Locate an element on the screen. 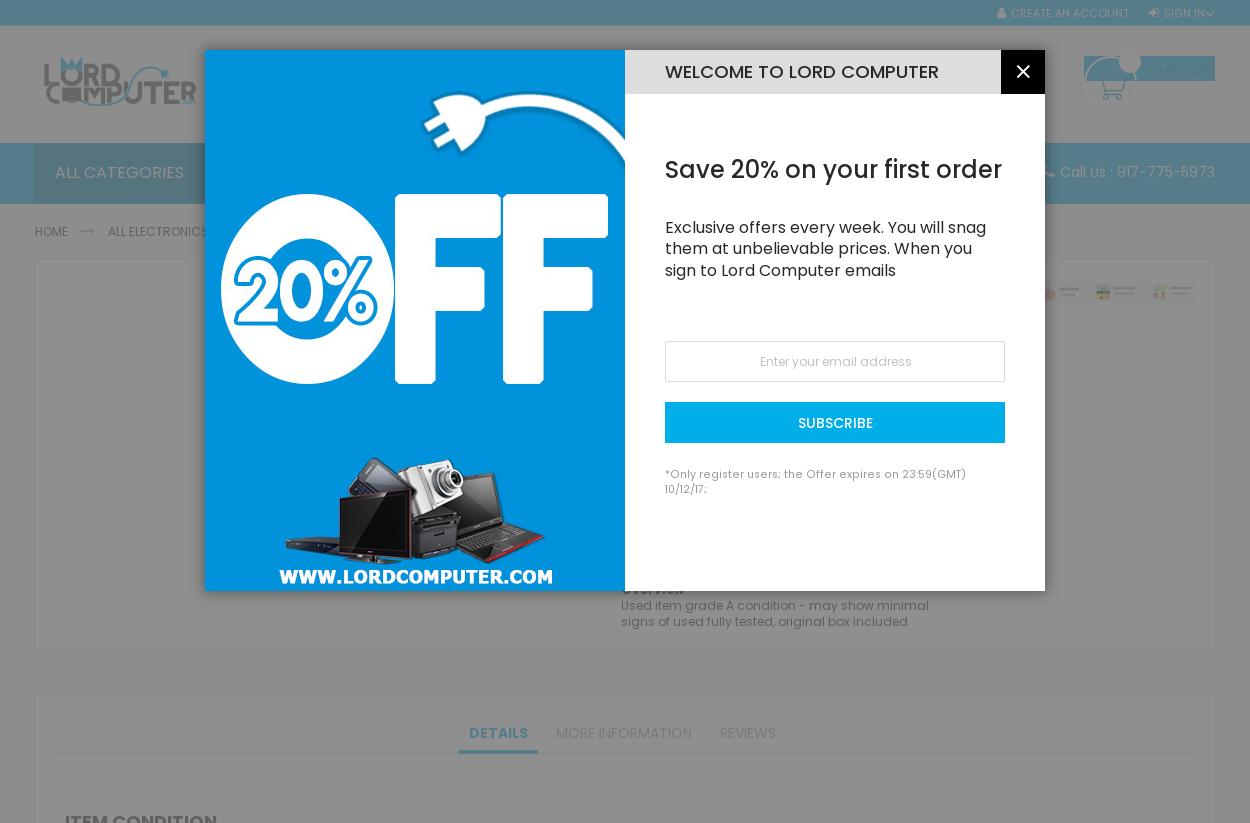 The width and height of the screenshot is (1250, 823). 'Toys & Video Games' is located at coordinates (412, 685).